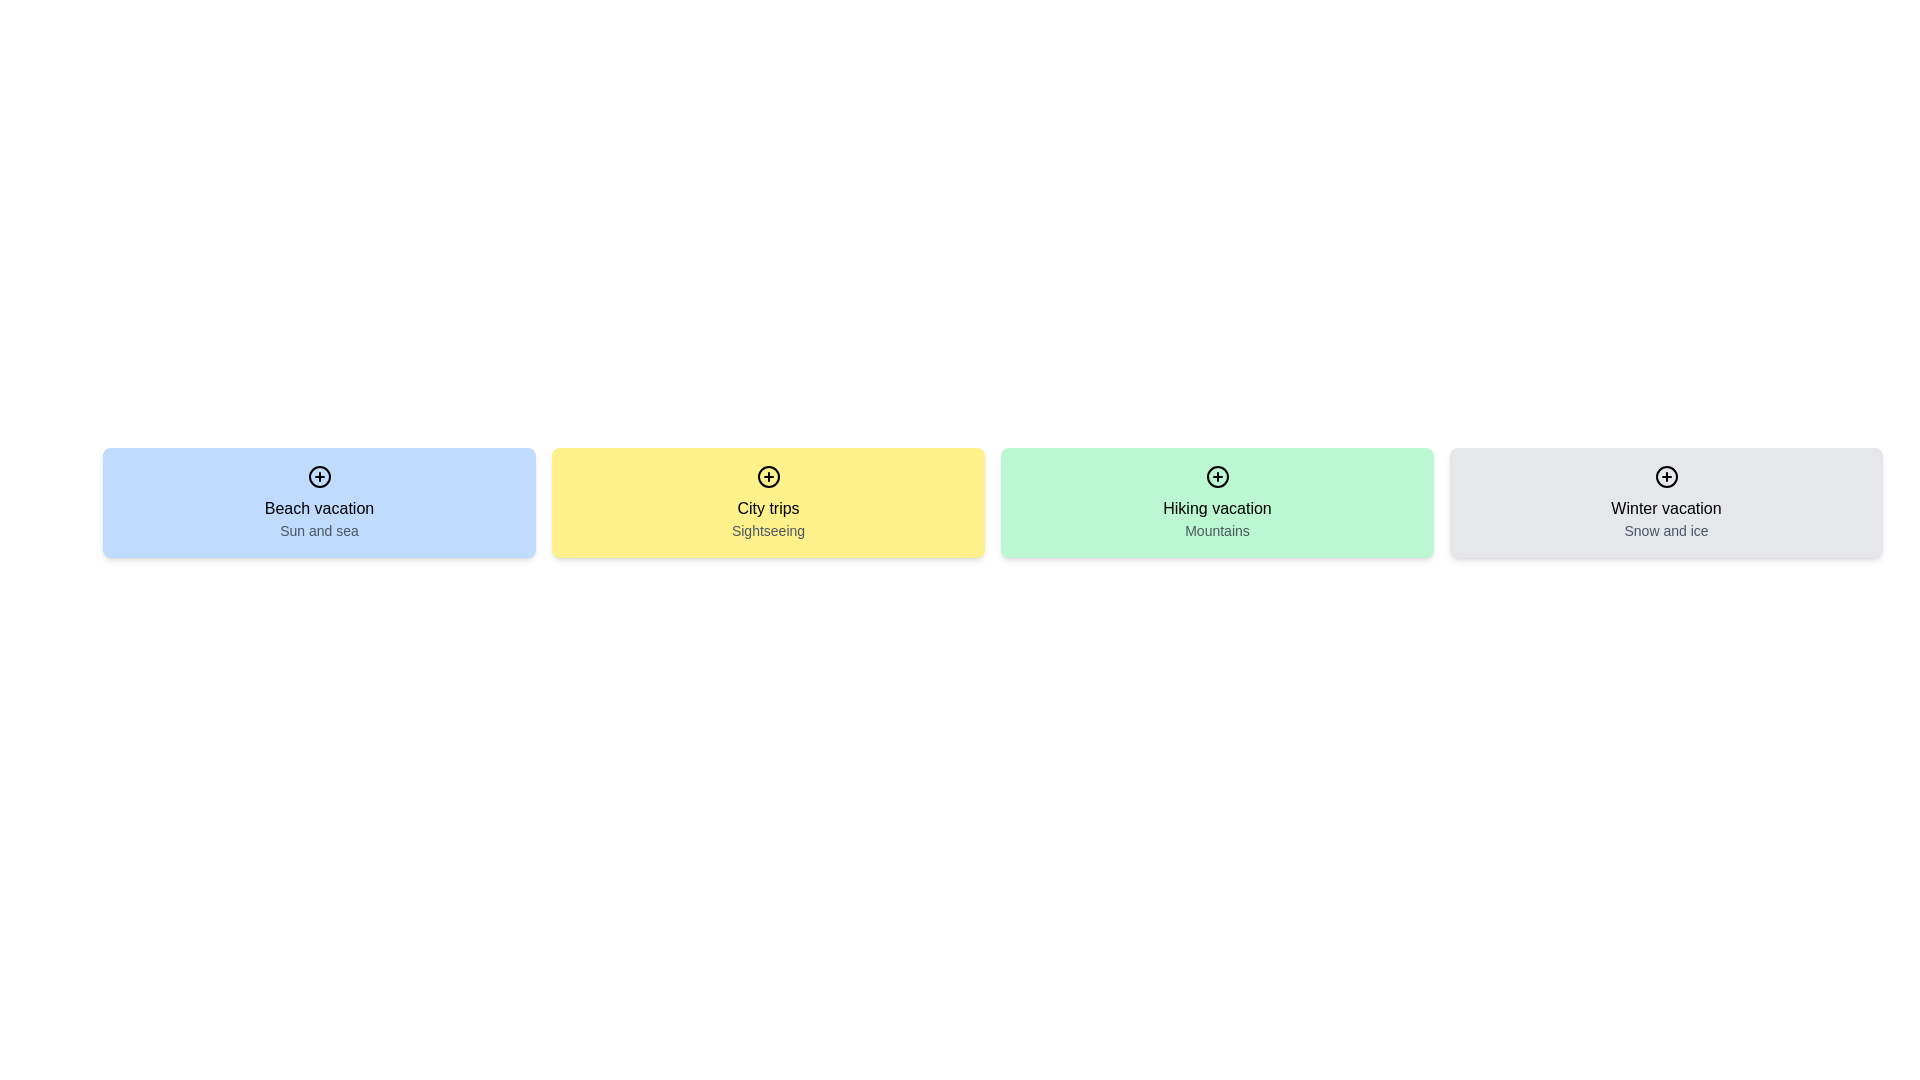 The width and height of the screenshot is (1920, 1080). What do you see at coordinates (1216, 501) in the screenshot?
I see `the light green button labeled 'Hiking vacation' with a plus sign icon` at bounding box center [1216, 501].